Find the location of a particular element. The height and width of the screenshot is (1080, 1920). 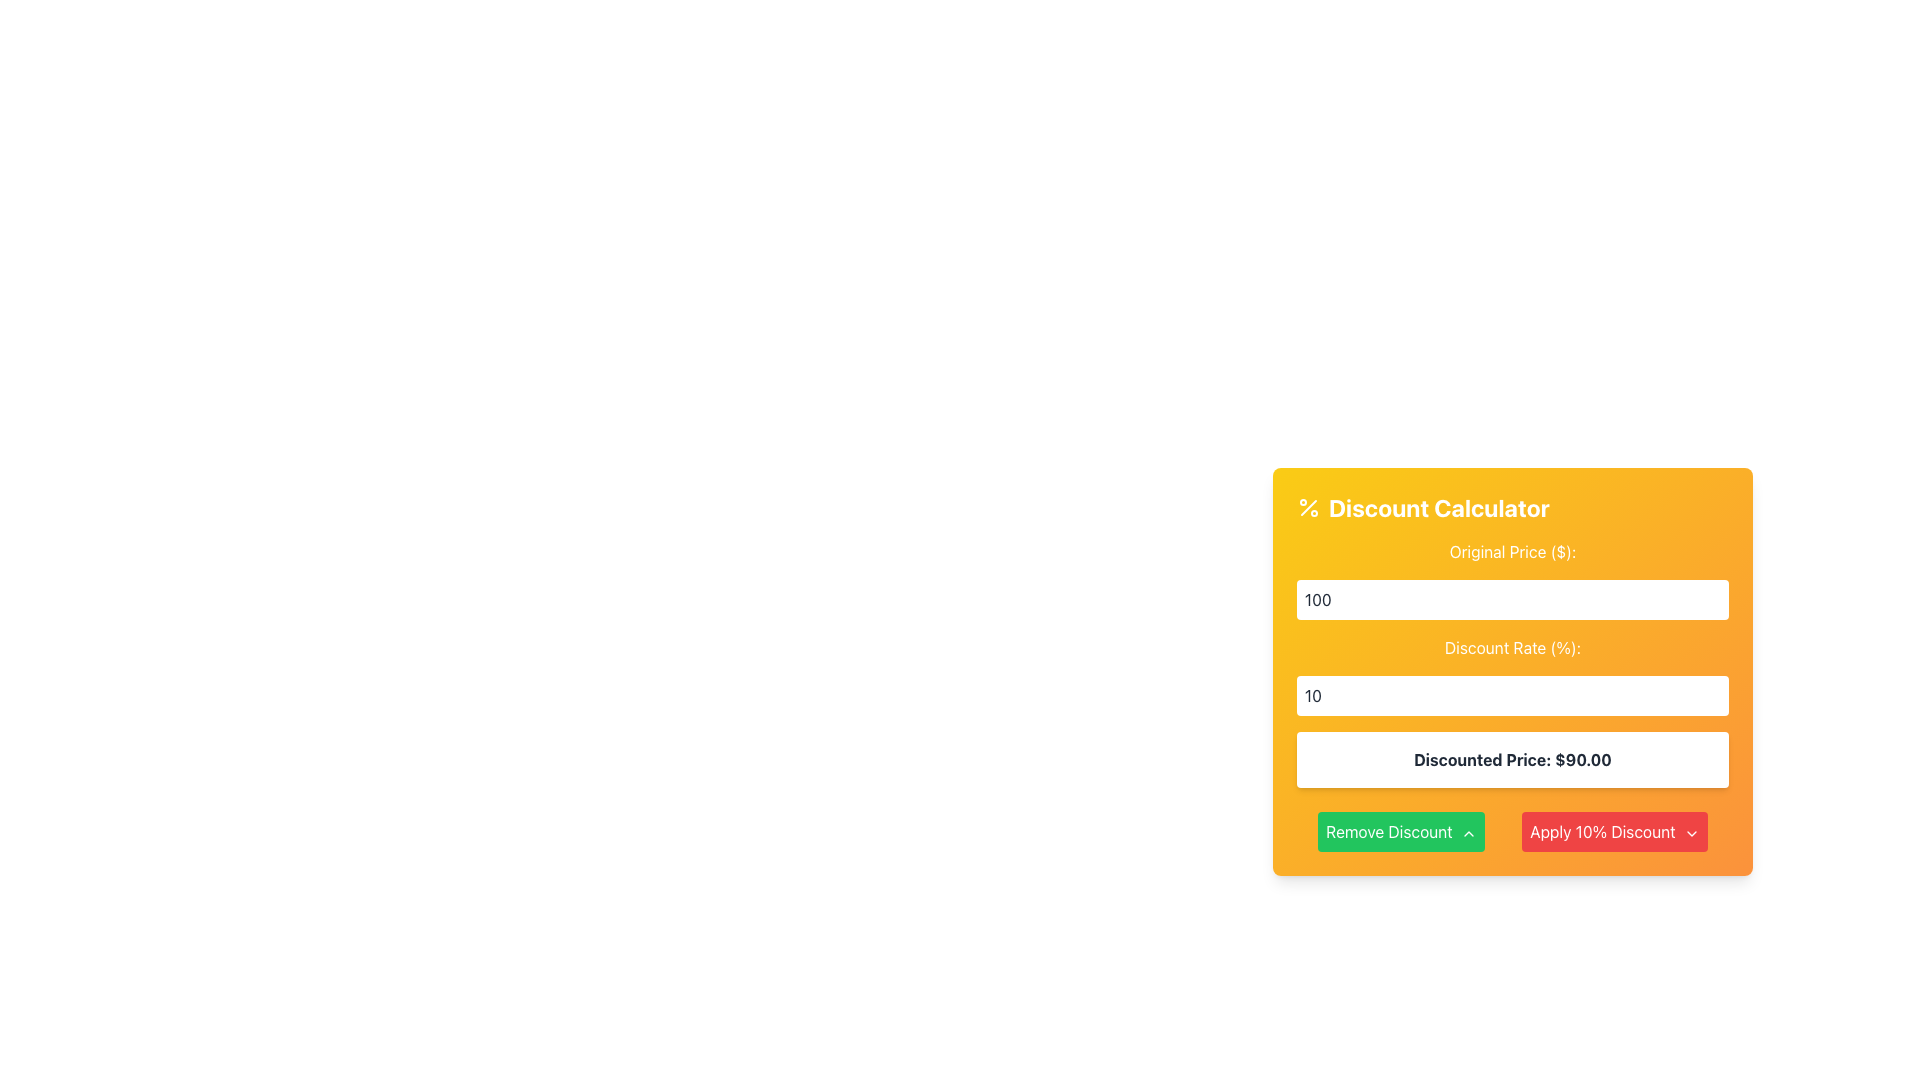

the Static label that indicates the discount percentage, positioned above the input field for the discount percentage is located at coordinates (1512, 648).